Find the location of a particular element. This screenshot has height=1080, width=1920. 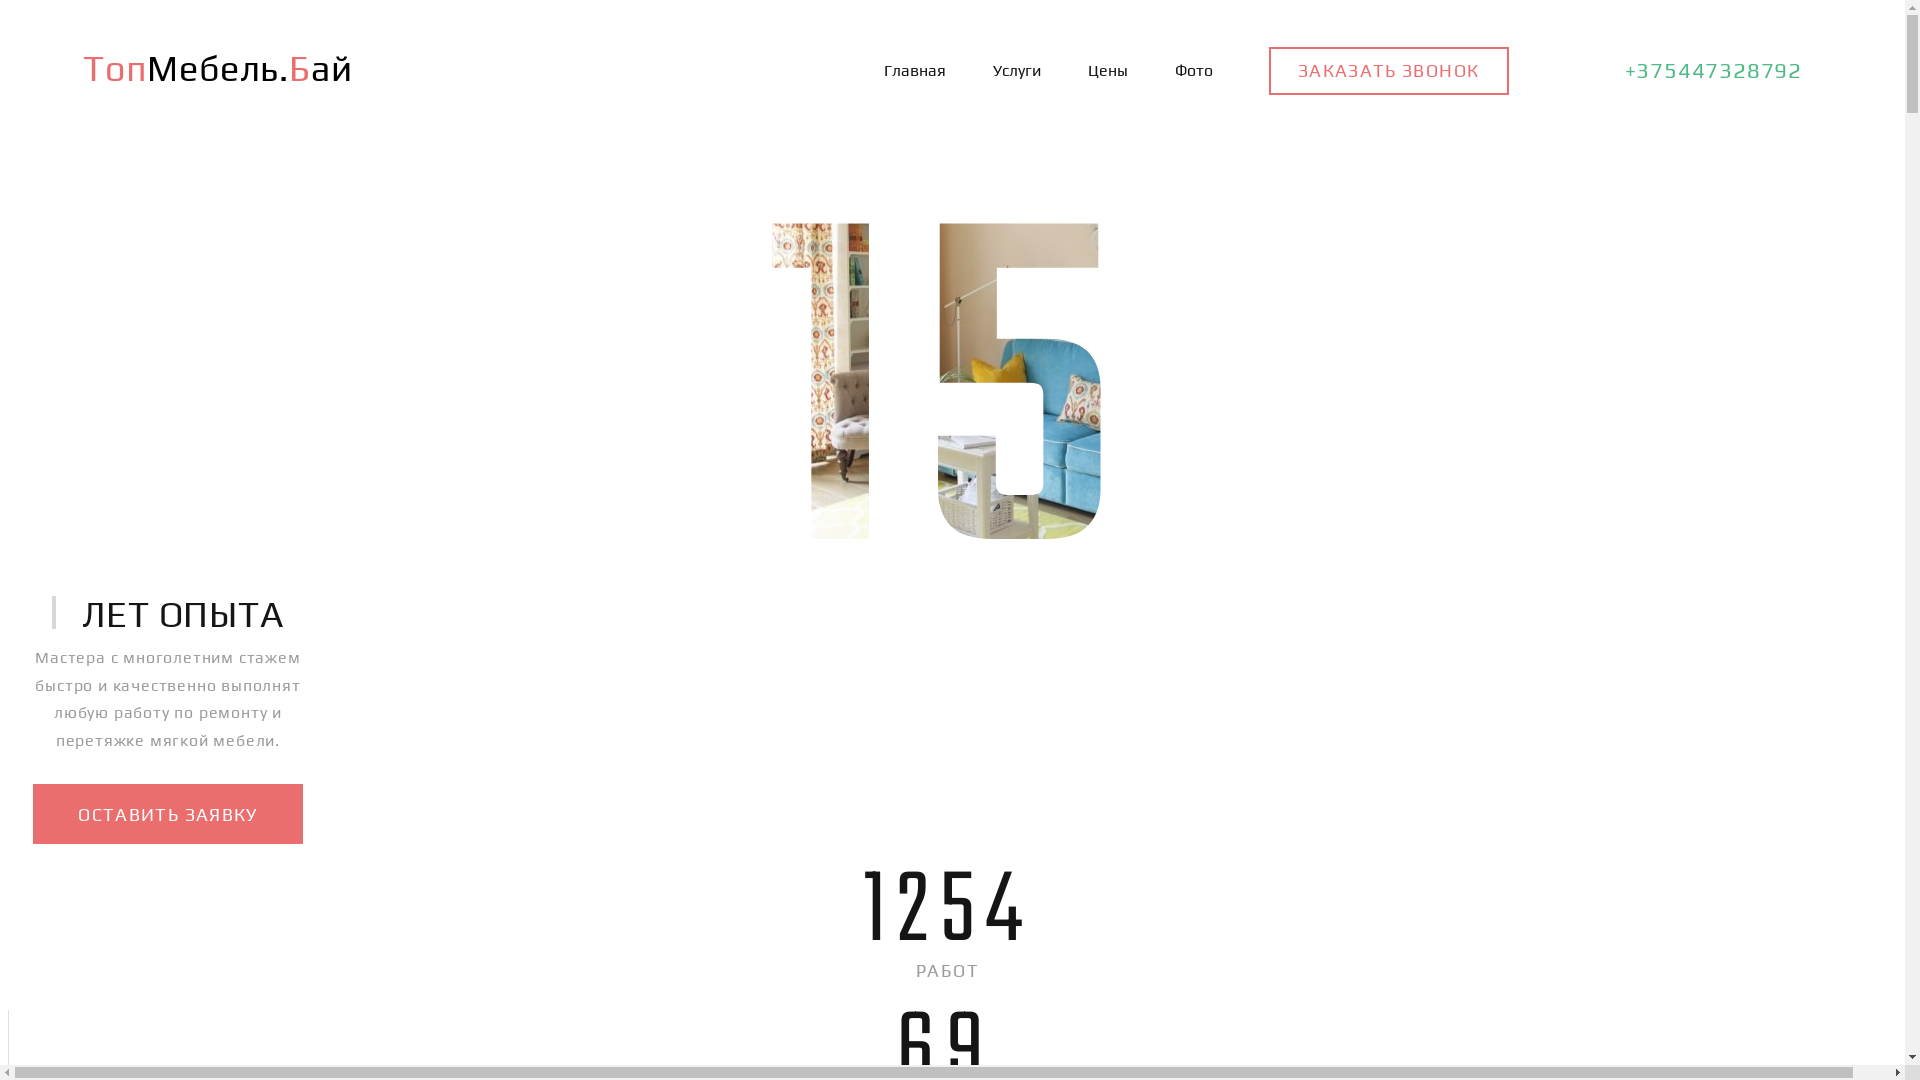

'+375447328792' is located at coordinates (1669, 68).